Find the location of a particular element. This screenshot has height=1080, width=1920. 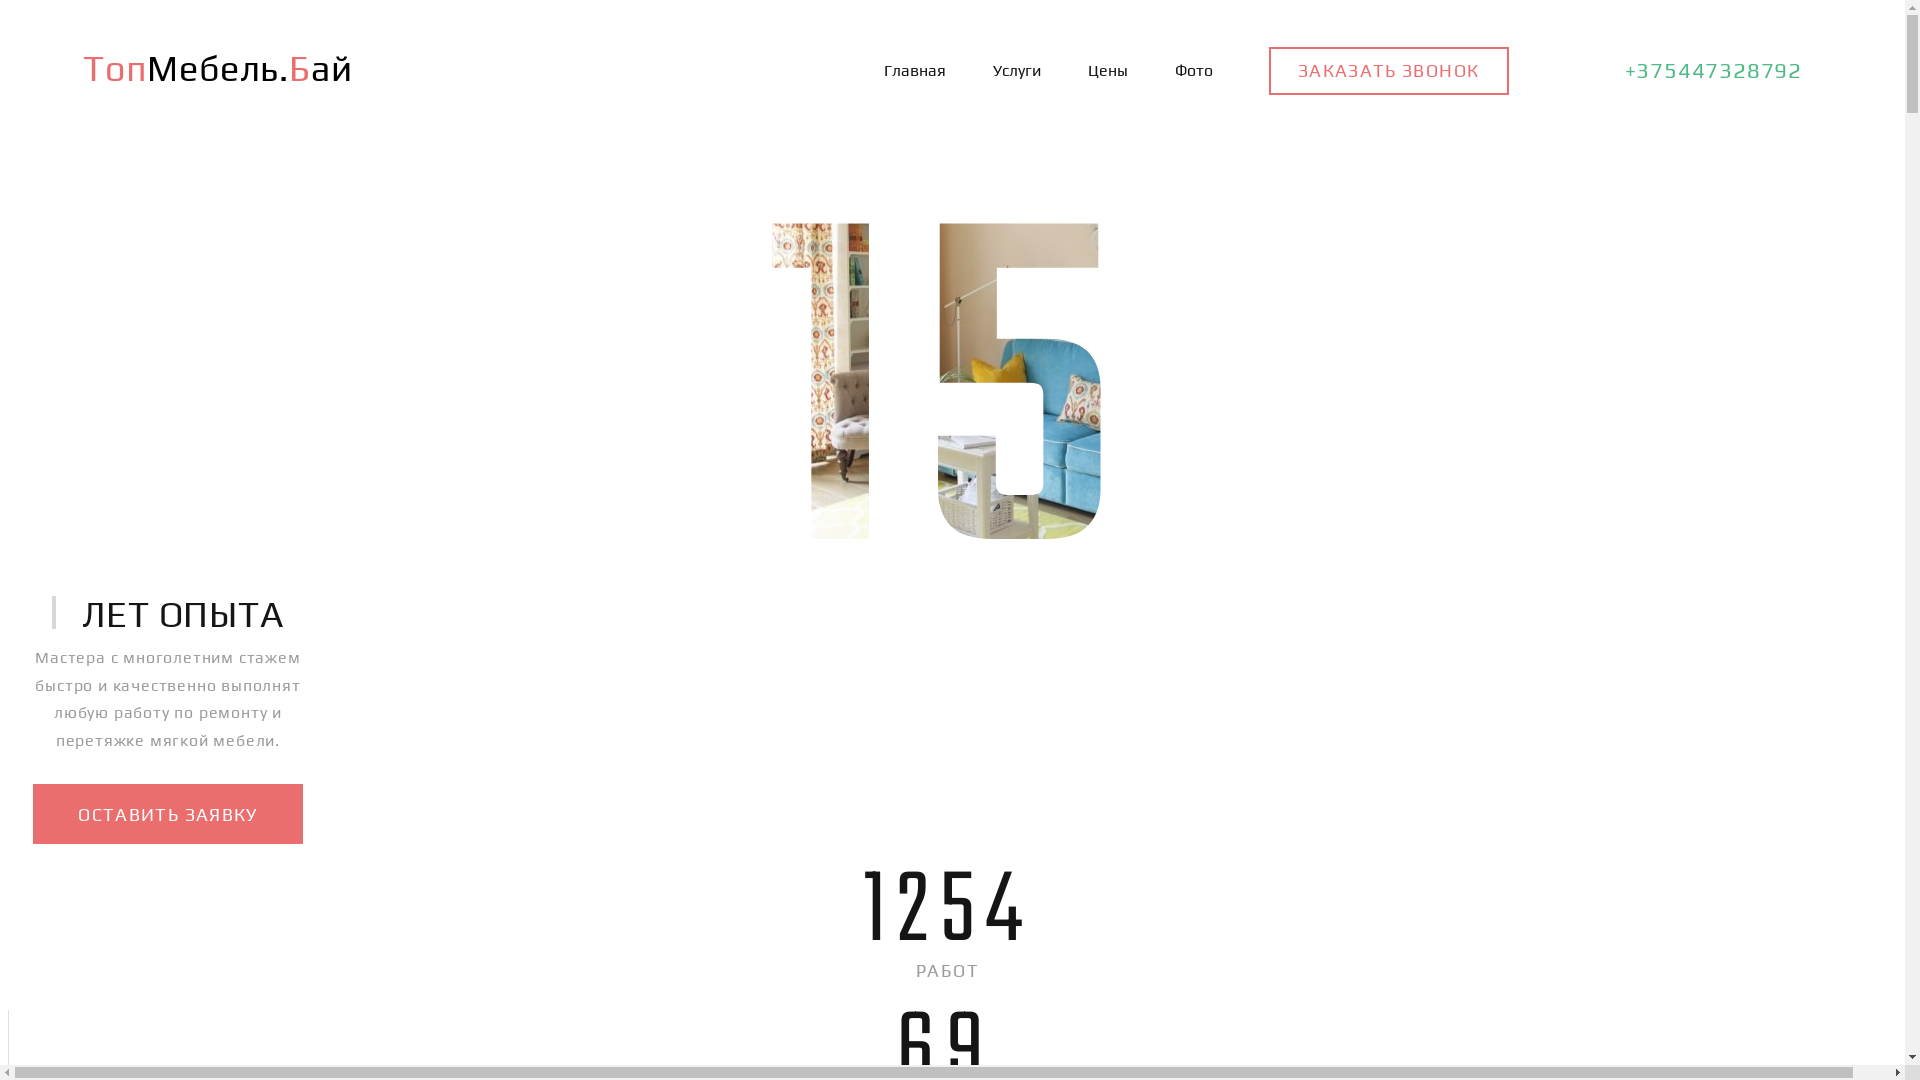

'+375447328792' is located at coordinates (1669, 68).